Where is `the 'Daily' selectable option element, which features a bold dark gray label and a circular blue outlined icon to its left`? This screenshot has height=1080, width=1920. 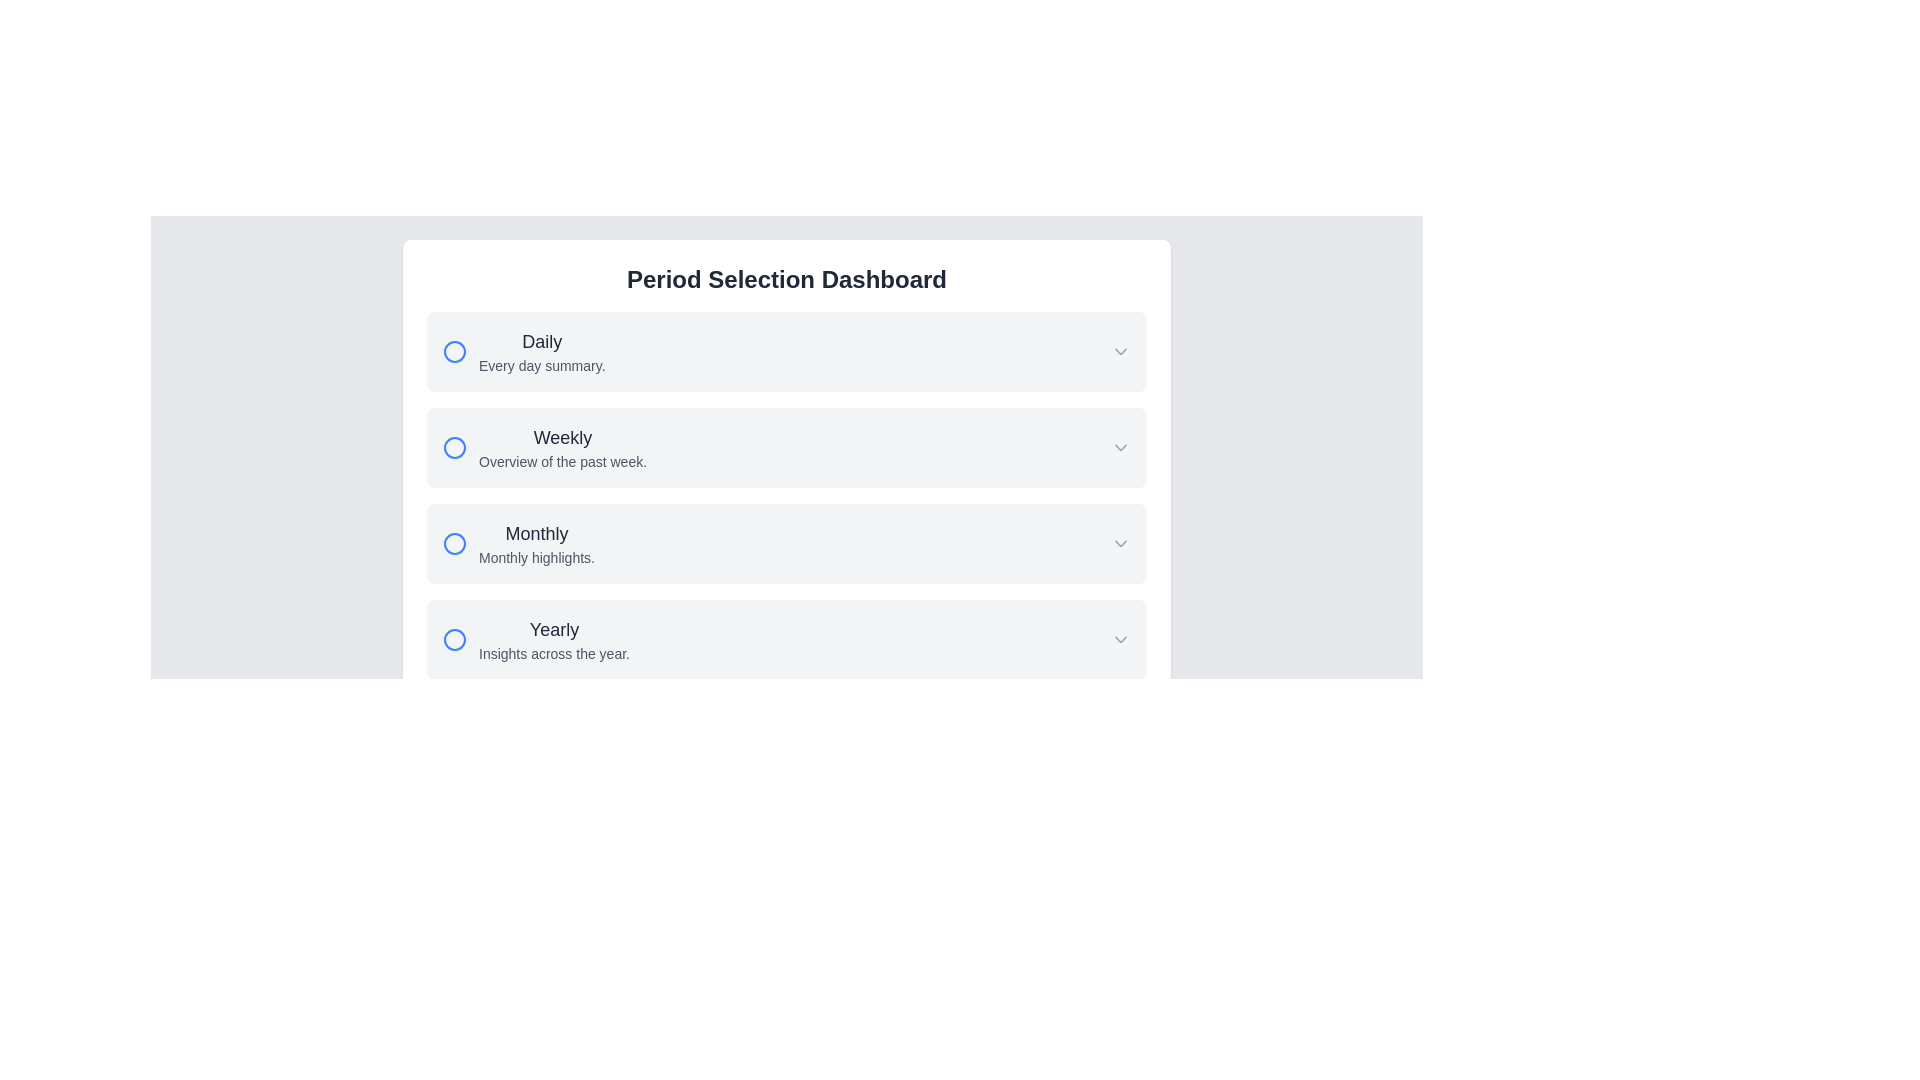 the 'Daily' selectable option element, which features a bold dark gray label and a circular blue outlined icon to its left is located at coordinates (524, 350).